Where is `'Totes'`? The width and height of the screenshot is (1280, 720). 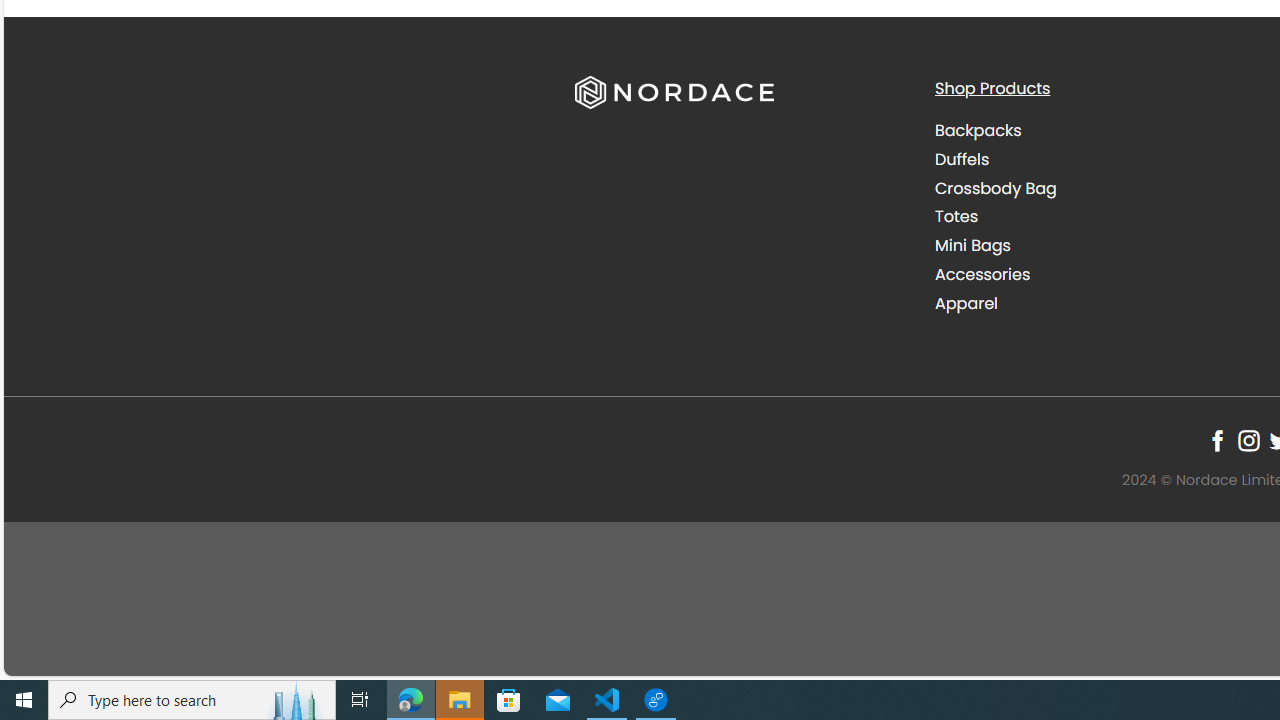
'Totes' is located at coordinates (955, 217).